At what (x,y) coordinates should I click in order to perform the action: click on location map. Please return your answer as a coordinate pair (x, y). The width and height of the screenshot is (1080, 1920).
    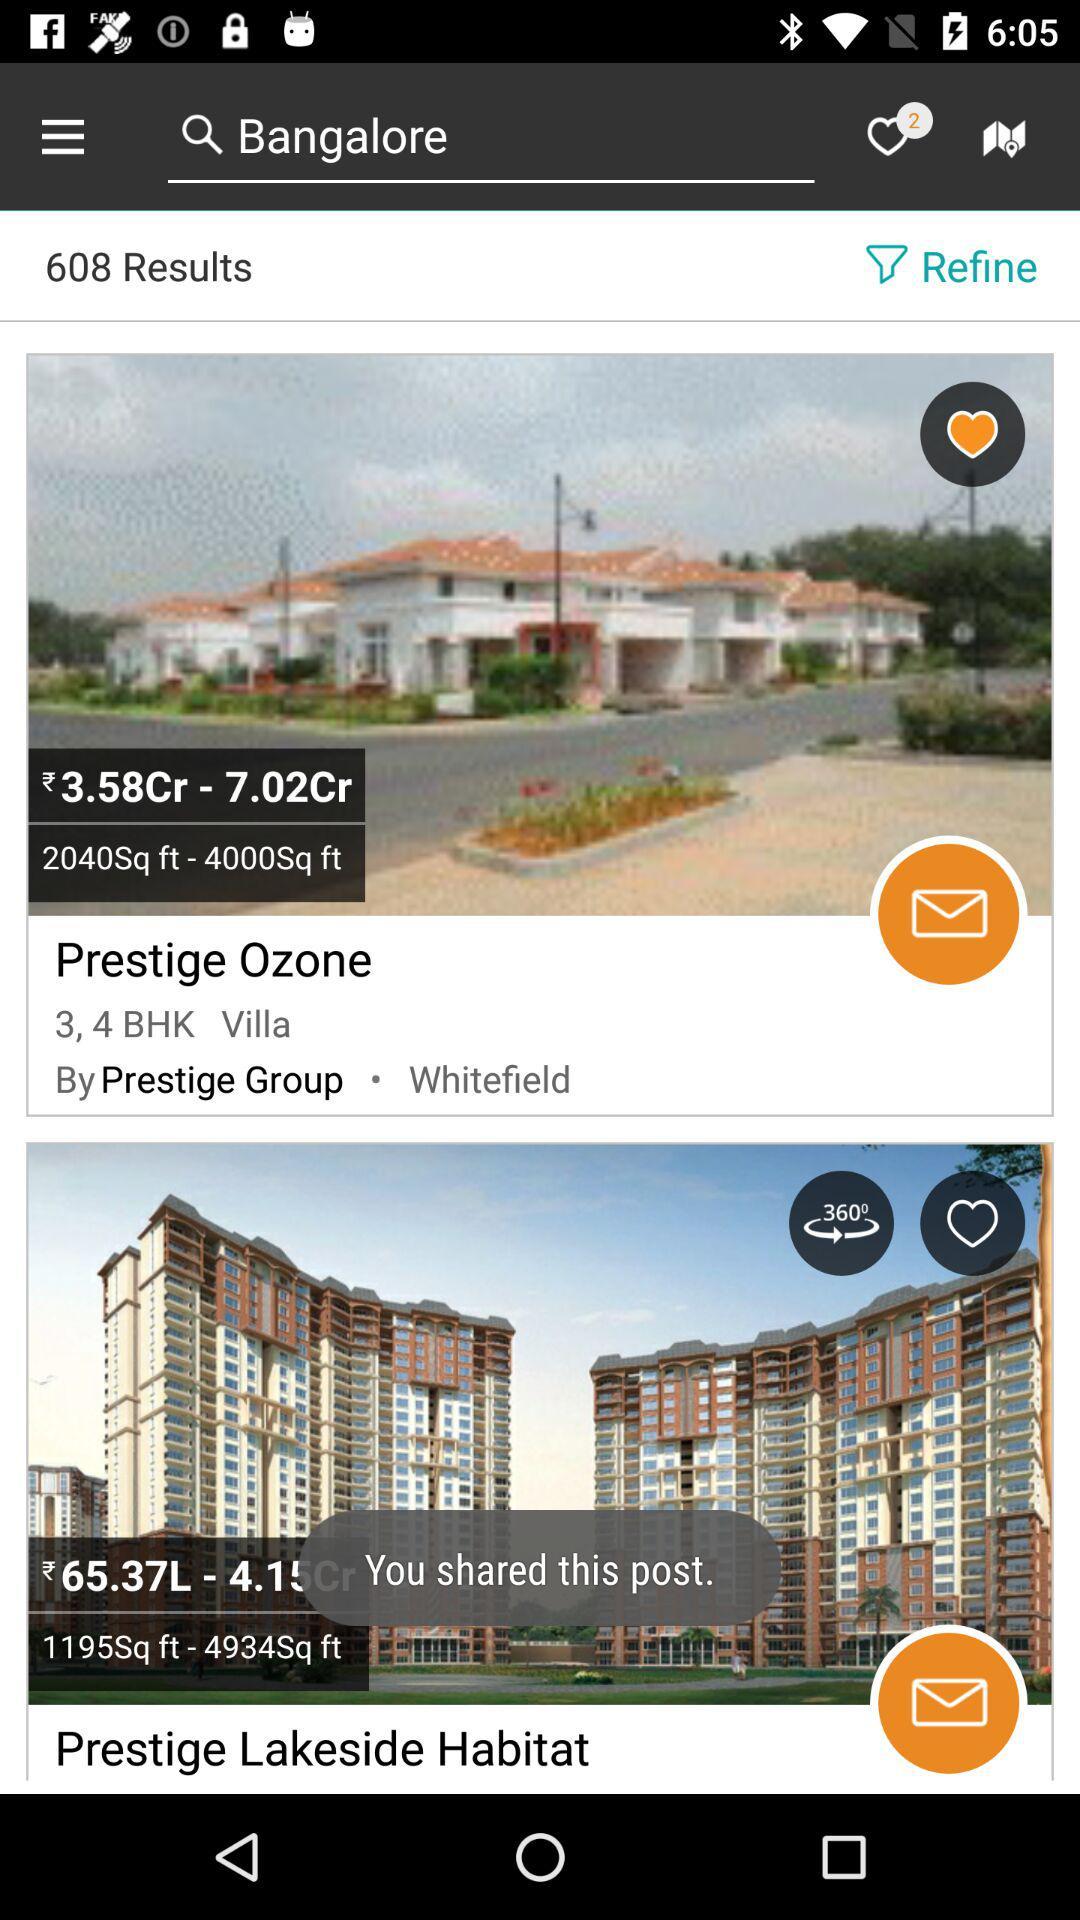
    Looking at the image, I should click on (1007, 135).